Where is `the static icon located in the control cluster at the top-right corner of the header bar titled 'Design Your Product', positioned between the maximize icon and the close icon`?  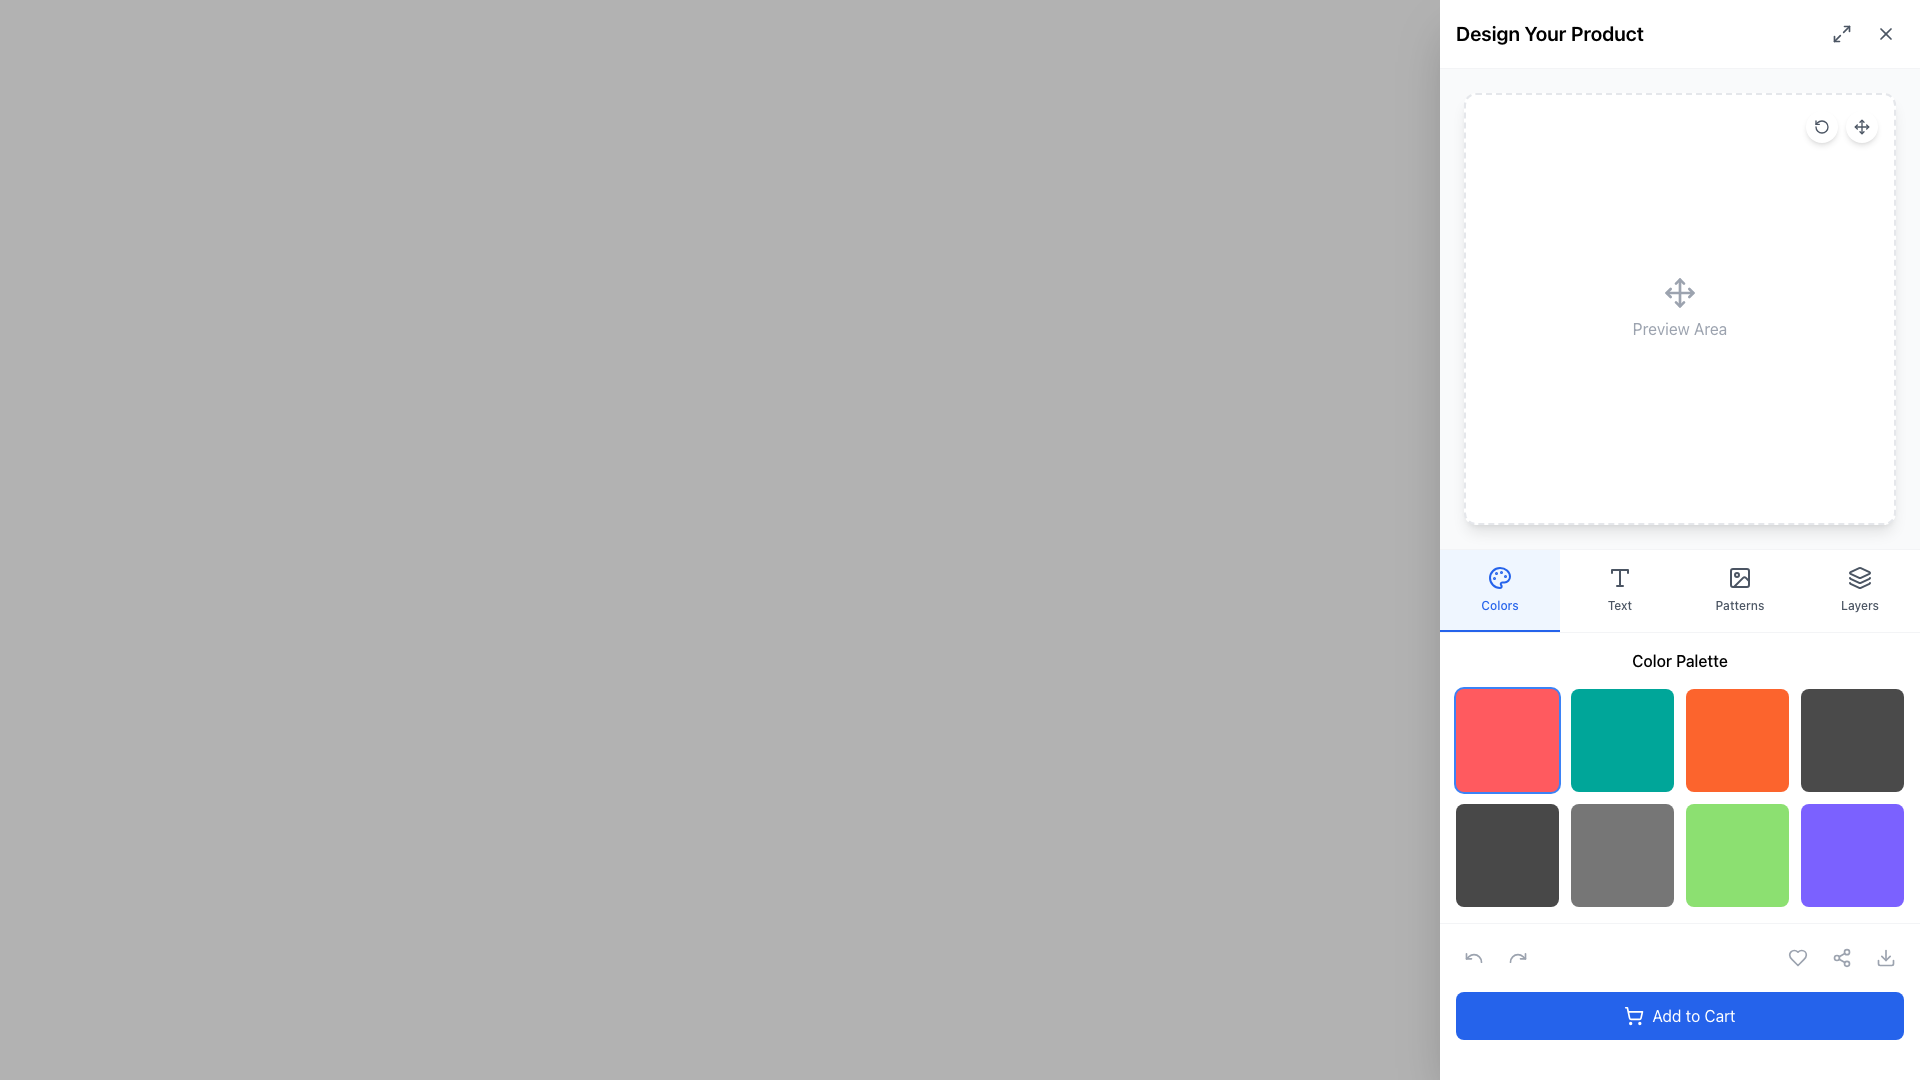 the static icon located in the control cluster at the top-right corner of the header bar titled 'Design Your Product', positioned between the maximize icon and the close icon is located at coordinates (1862, 34).